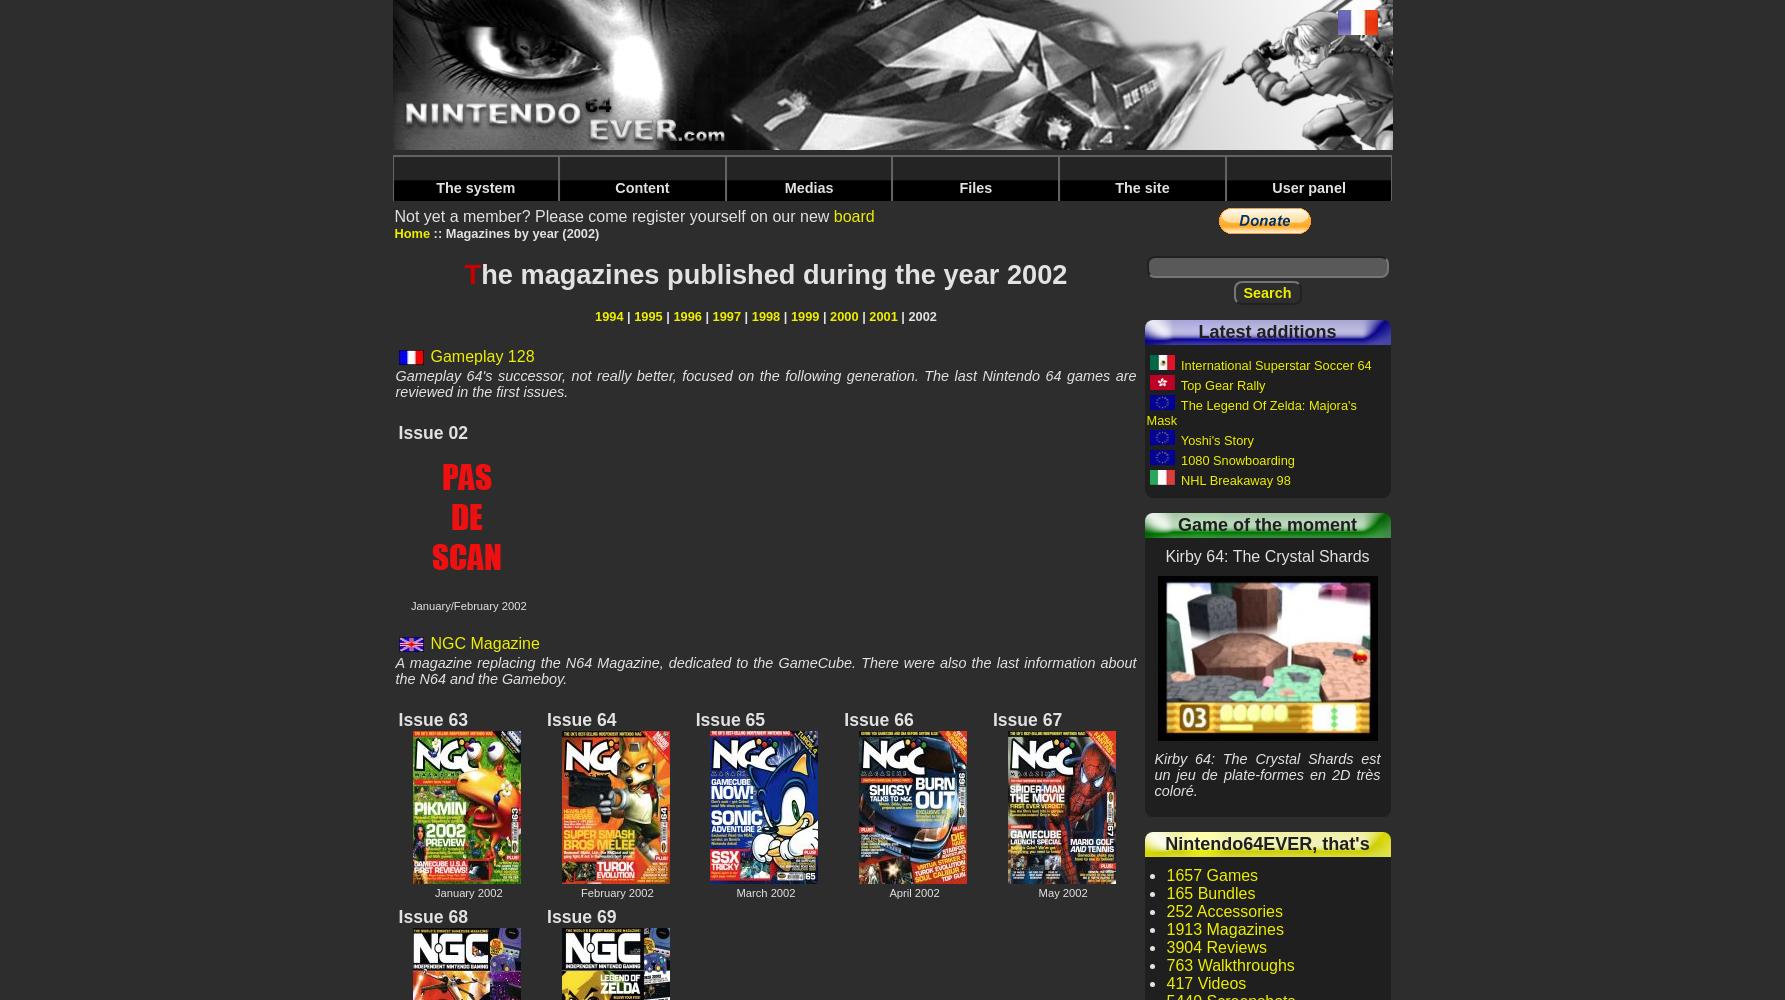 The width and height of the screenshot is (1785, 1000). Describe the element at coordinates (843, 315) in the screenshot. I see `'2000'` at that location.